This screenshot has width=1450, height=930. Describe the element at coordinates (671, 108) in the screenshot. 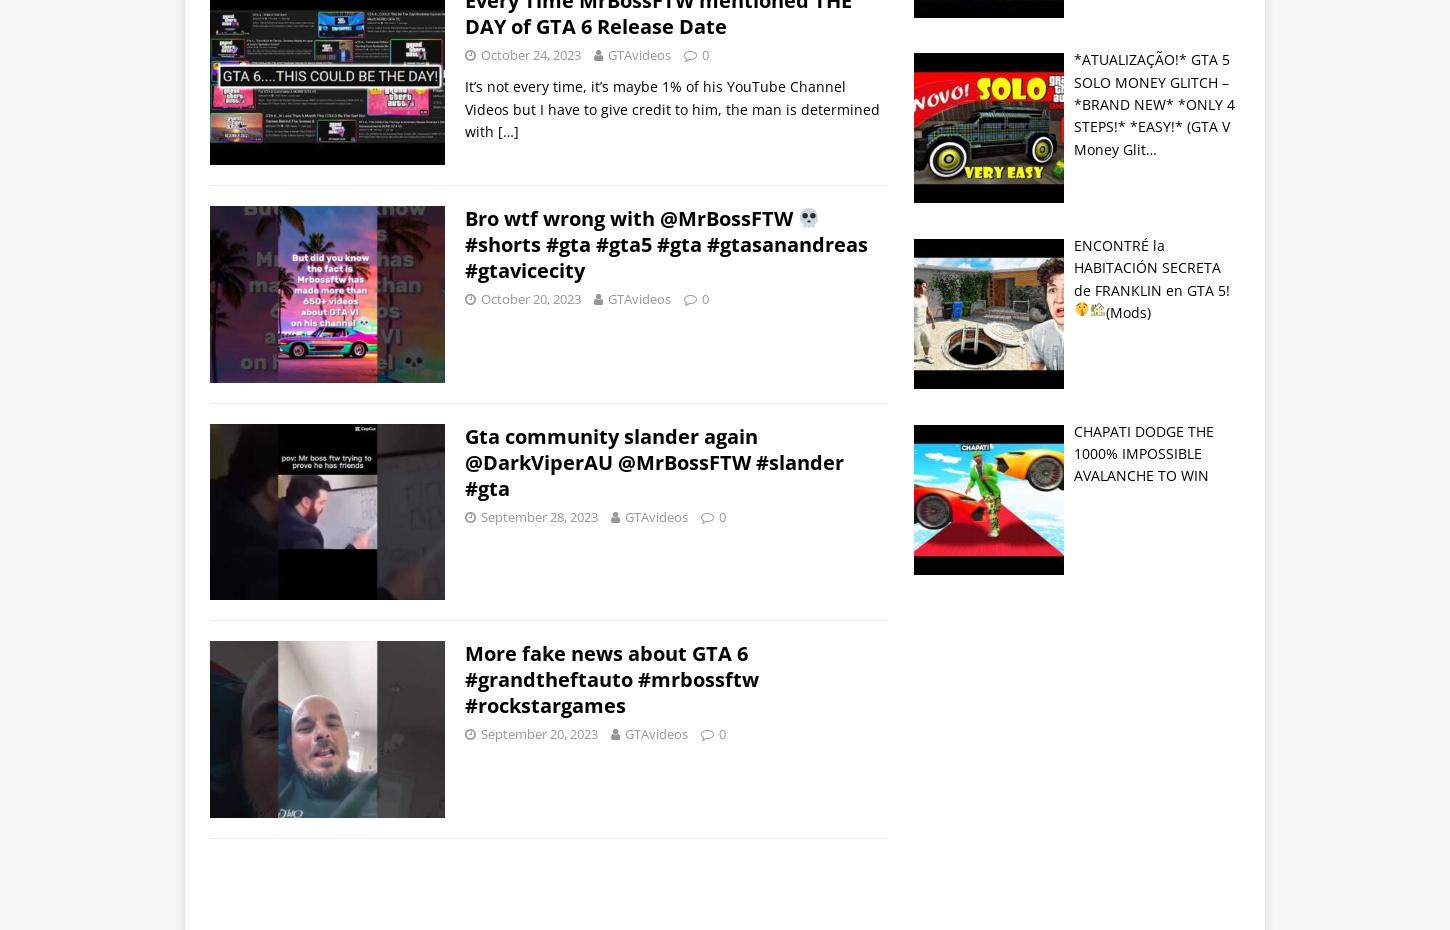

I see `'It’s not every time, it’s maybe 1% of his YouTube Channel Videos but I have to give credit to him, the man is determined with'` at that location.